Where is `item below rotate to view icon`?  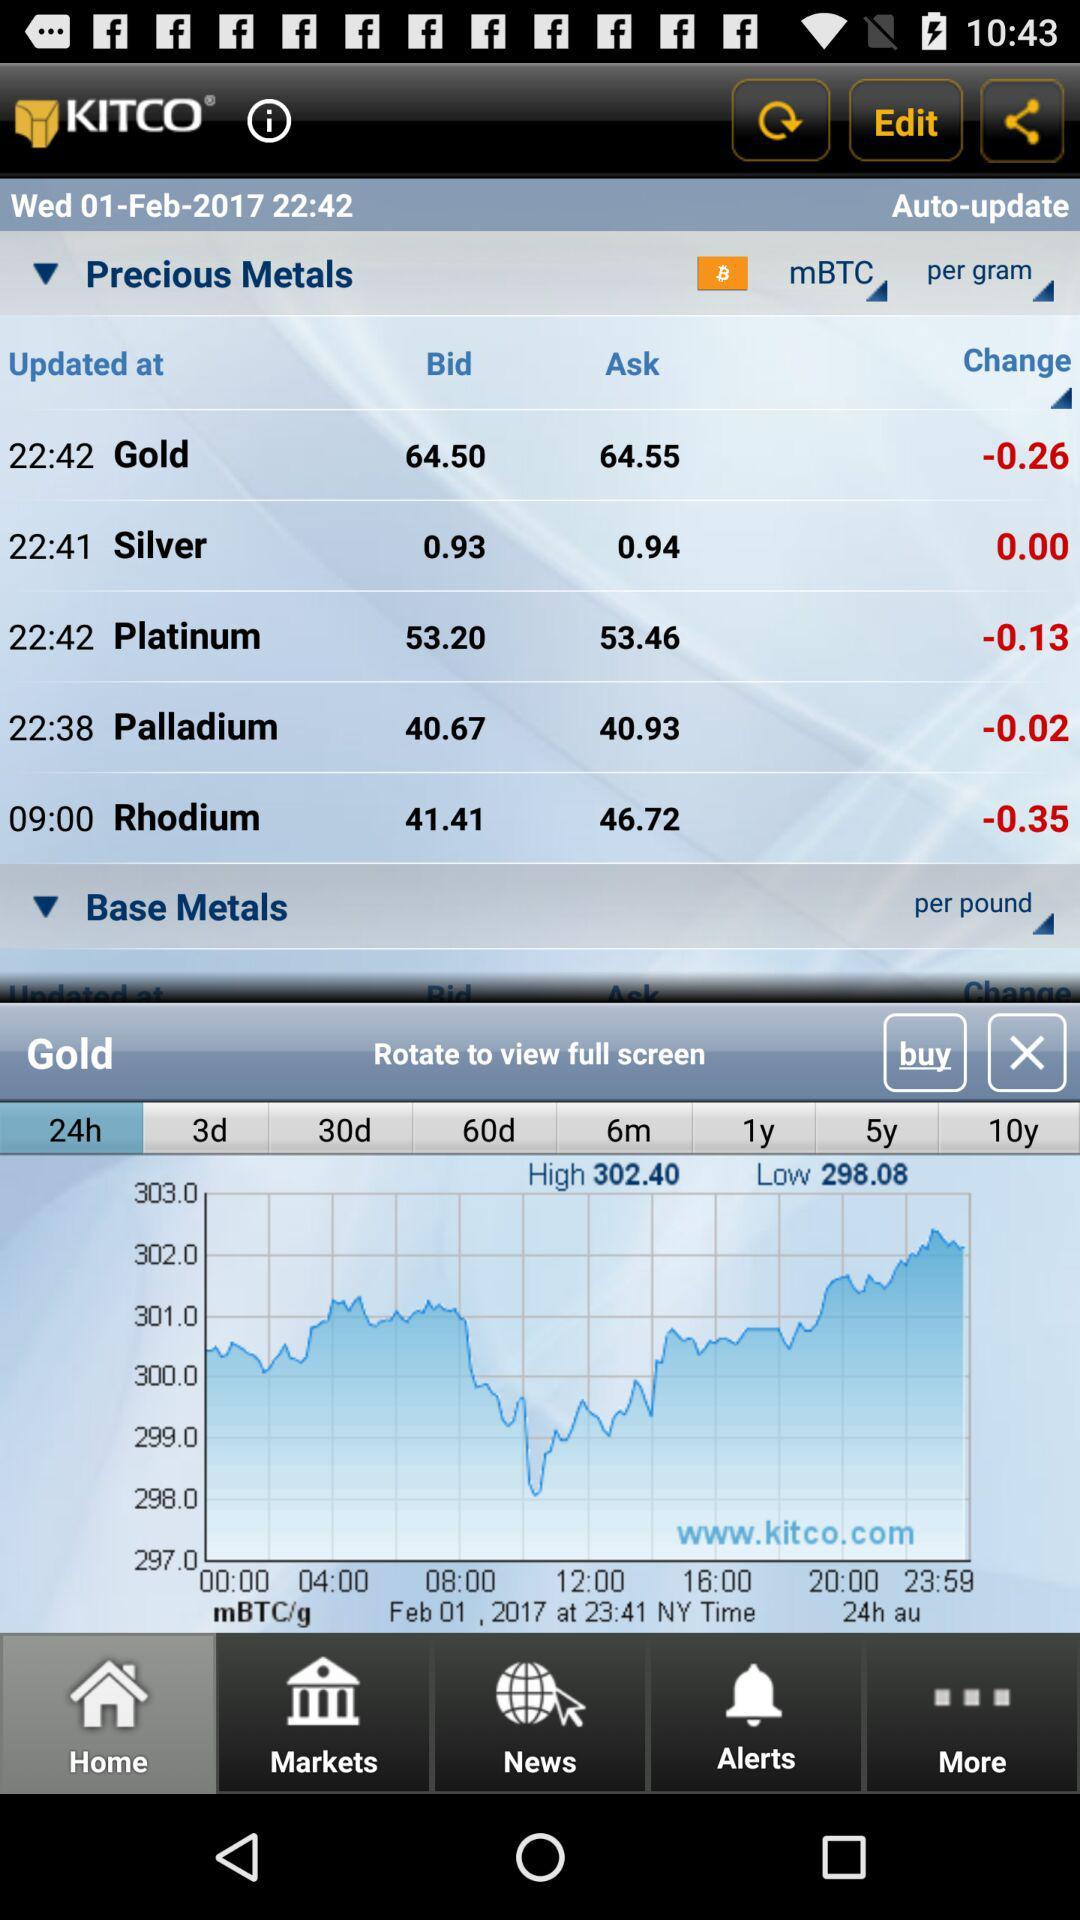 item below rotate to view icon is located at coordinates (754, 1129).